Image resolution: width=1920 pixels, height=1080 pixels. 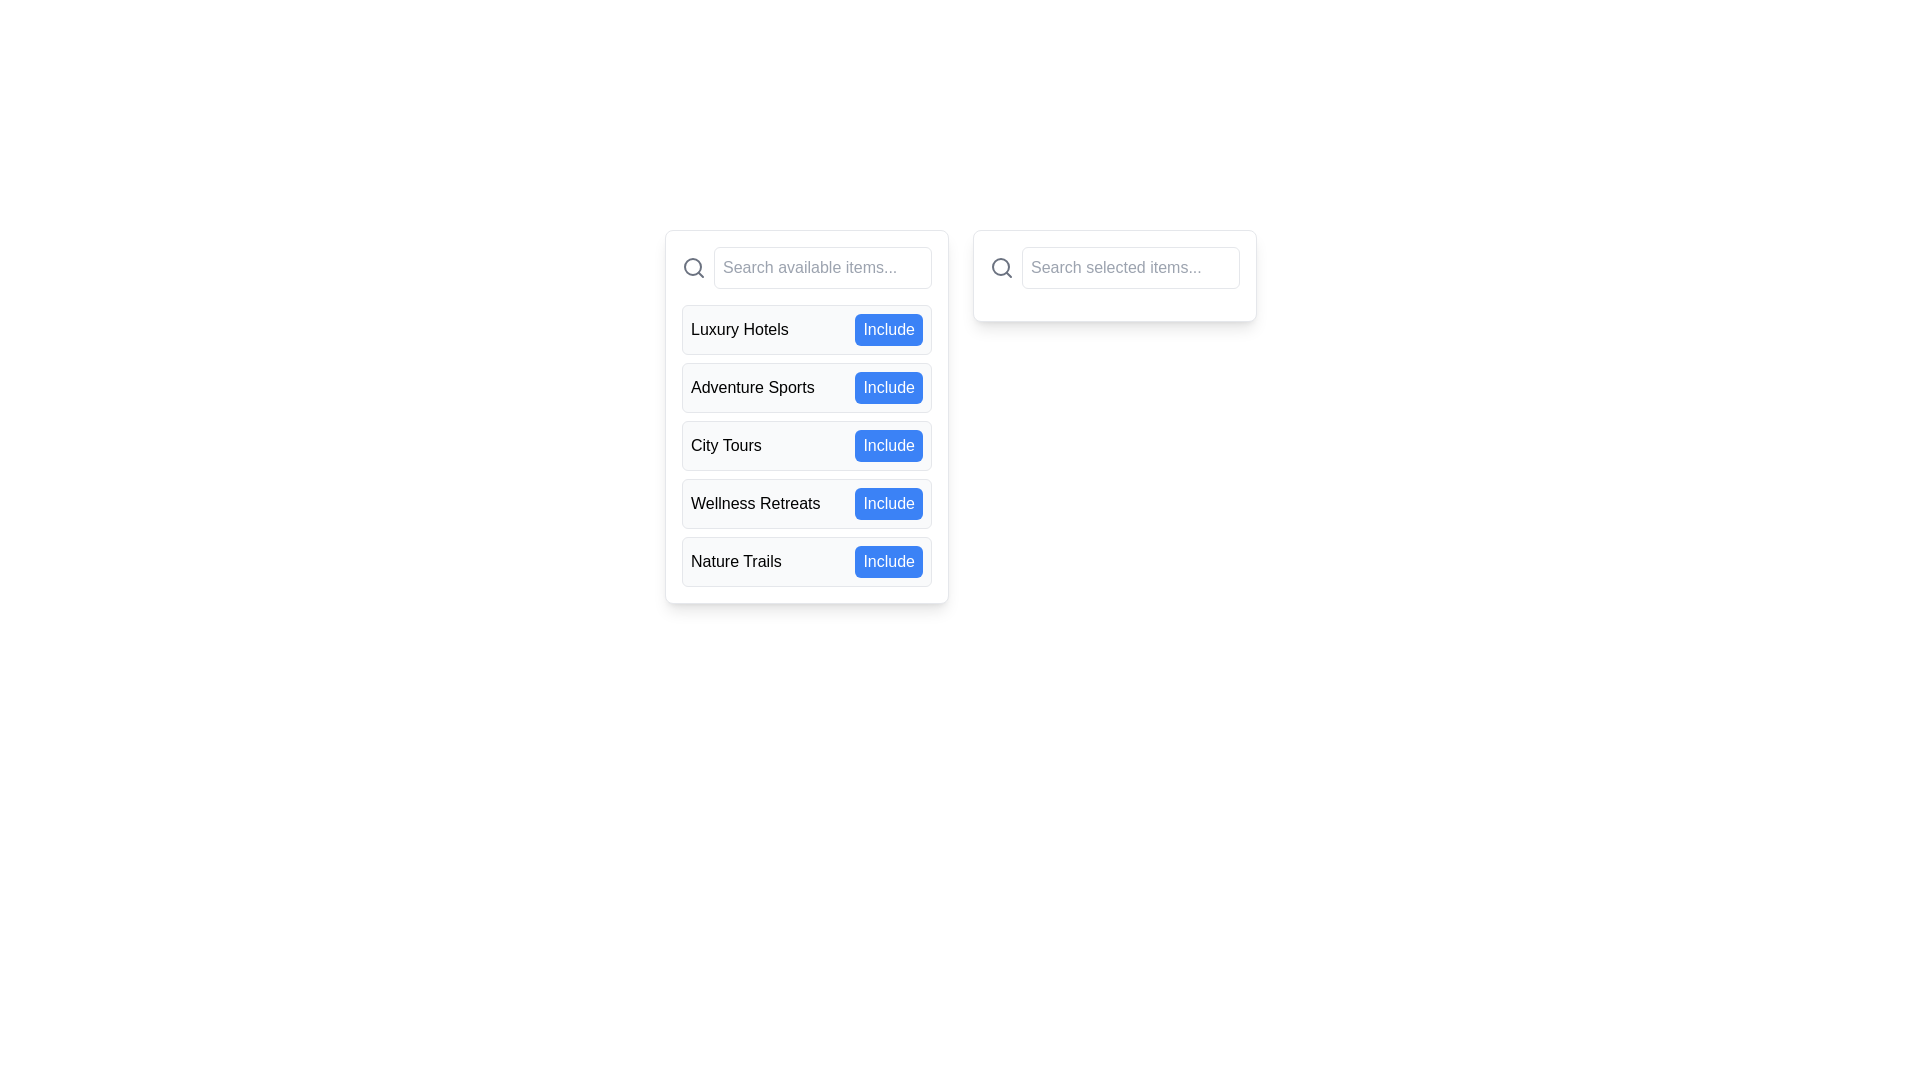 What do you see at coordinates (888, 329) in the screenshot?
I see `the 'Include' button, which is a rounded rectangular button with a blue background and white text, located in the list of options for 'Luxury Hotels'` at bounding box center [888, 329].